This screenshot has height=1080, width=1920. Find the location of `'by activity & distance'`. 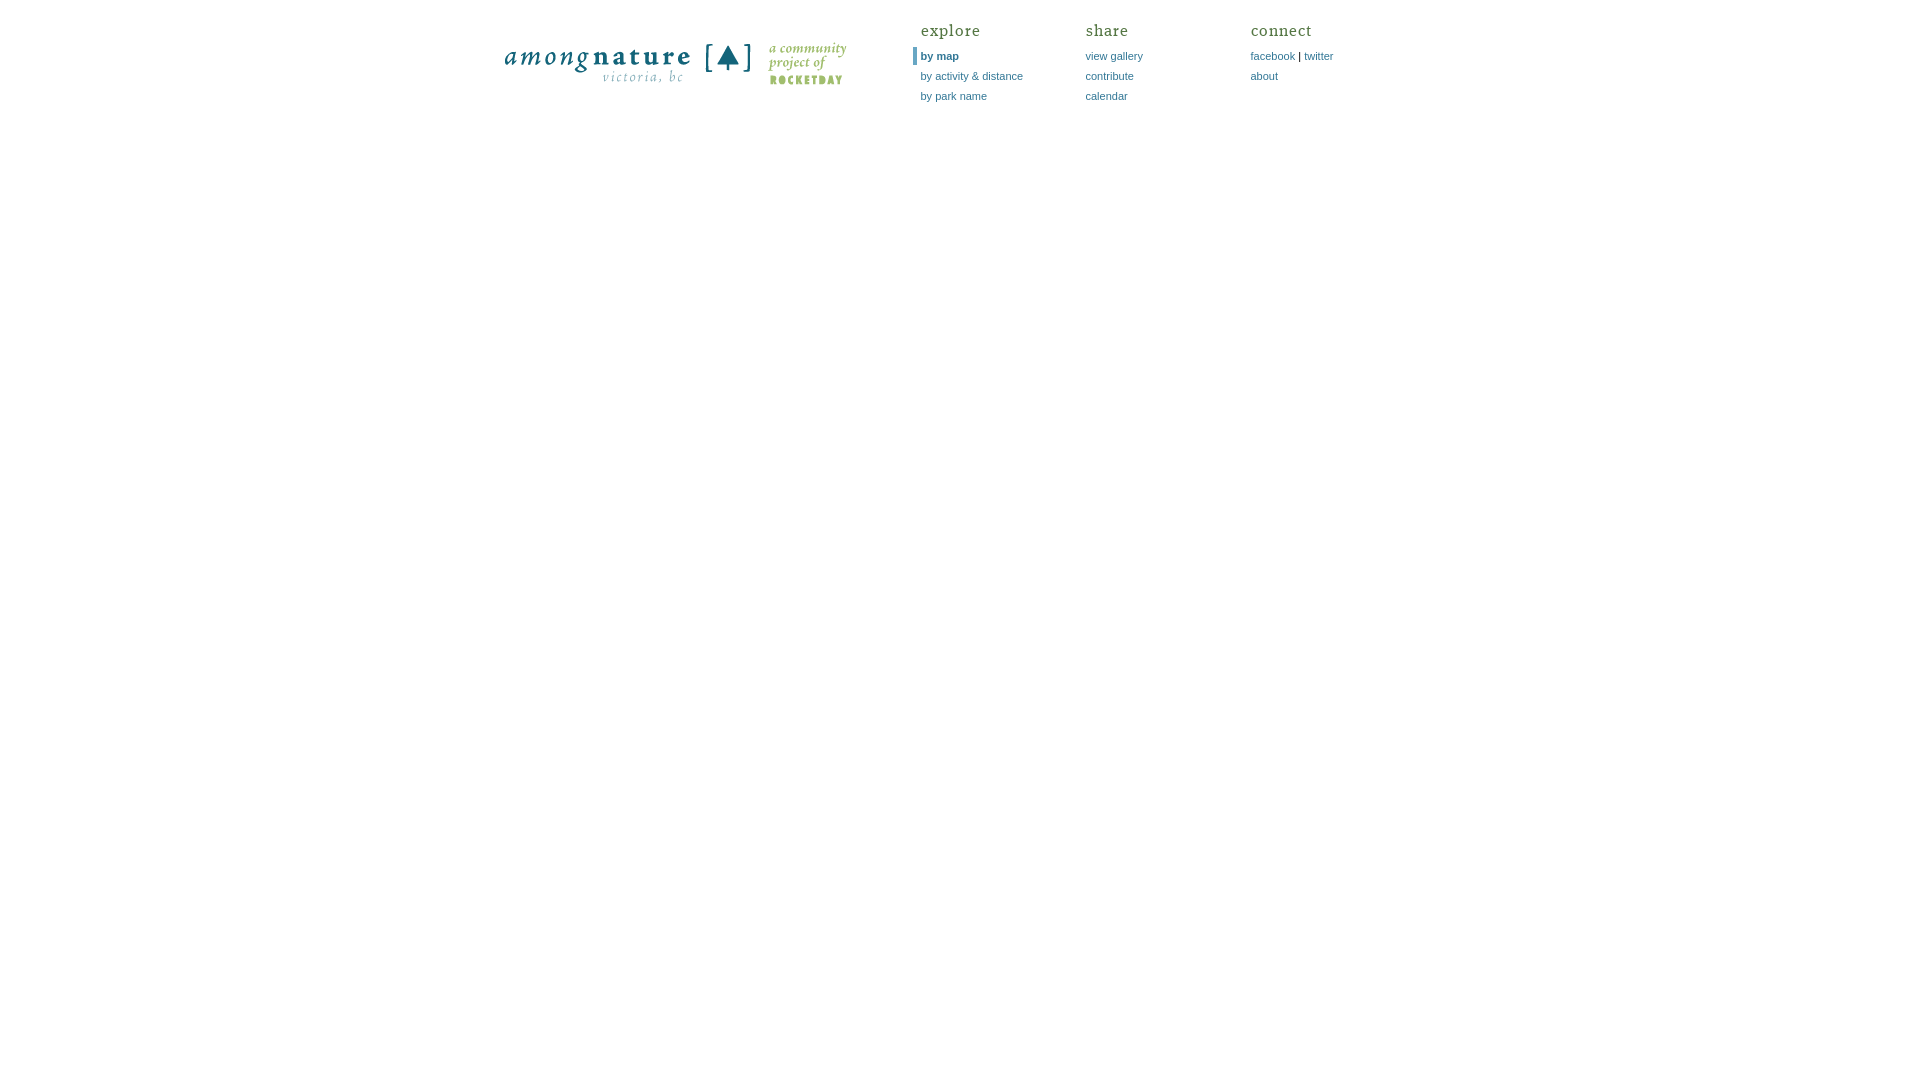

'by activity & distance' is located at coordinates (971, 75).